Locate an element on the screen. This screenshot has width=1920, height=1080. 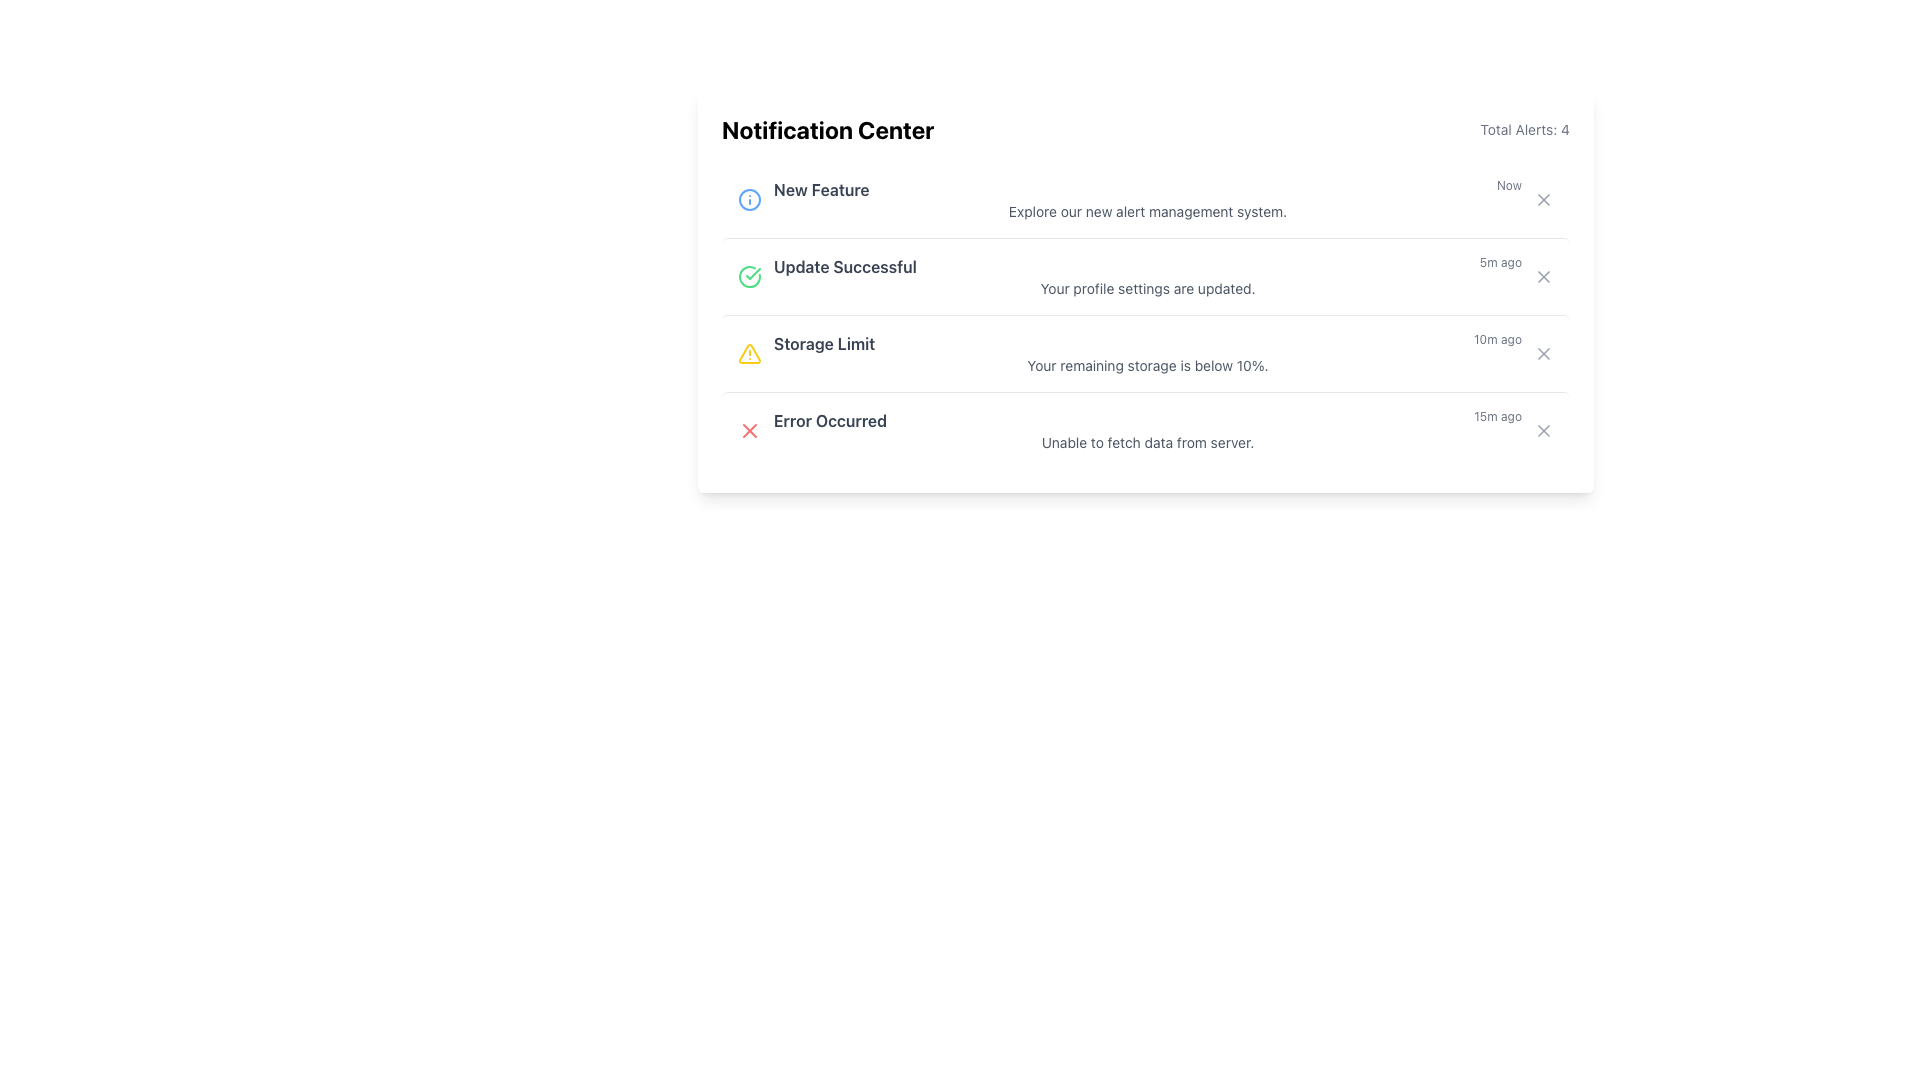
the circular success indicator icon located next to the text of the 'Update Successful' notification in the second entry of the notification list is located at coordinates (748, 277).